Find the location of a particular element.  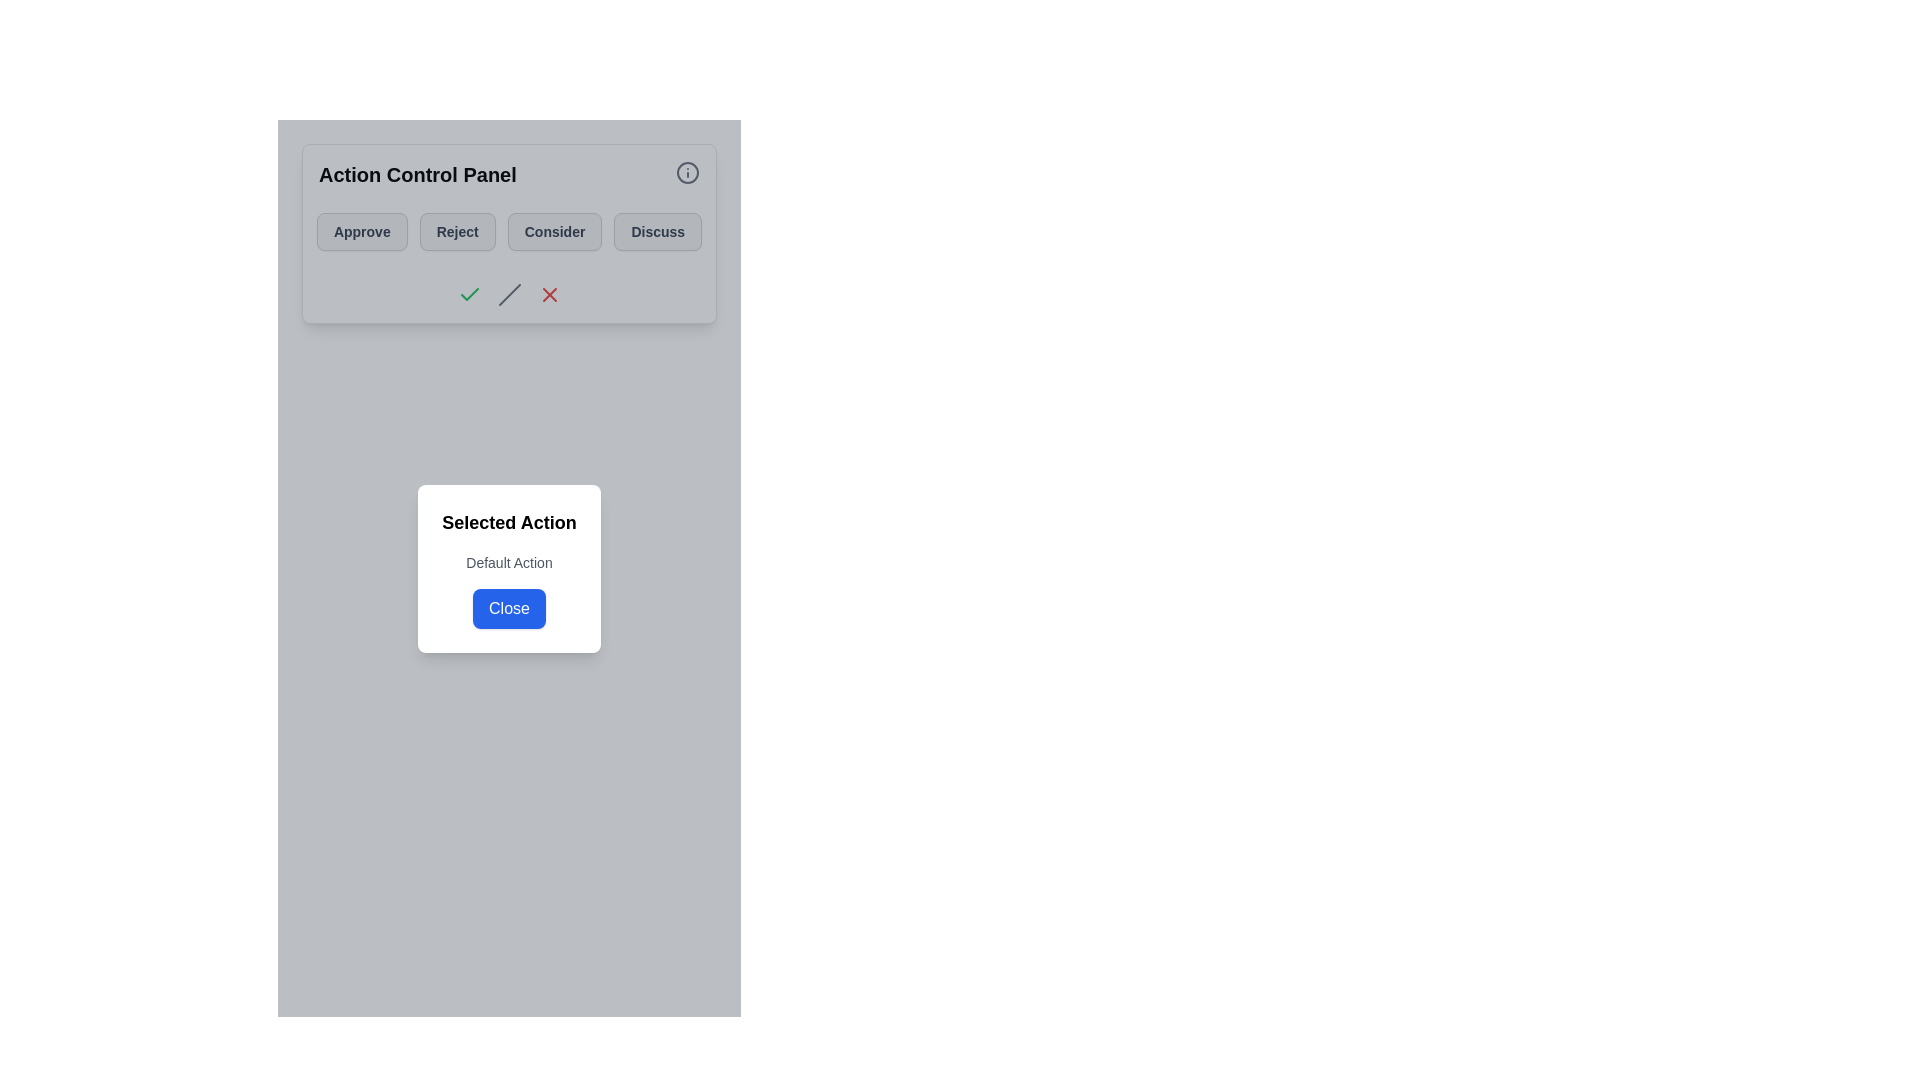

the 'Approve' button, which is the first button in a horizontal group below the 'Action Control Panel' heading is located at coordinates (362, 230).